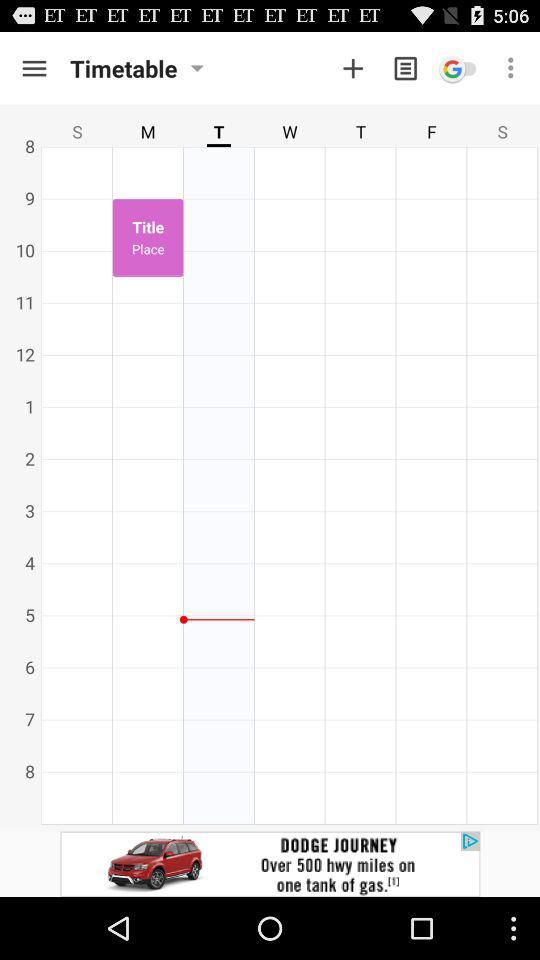 The image size is (540, 960). Describe the element at coordinates (33, 68) in the screenshot. I see `storage` at that location.